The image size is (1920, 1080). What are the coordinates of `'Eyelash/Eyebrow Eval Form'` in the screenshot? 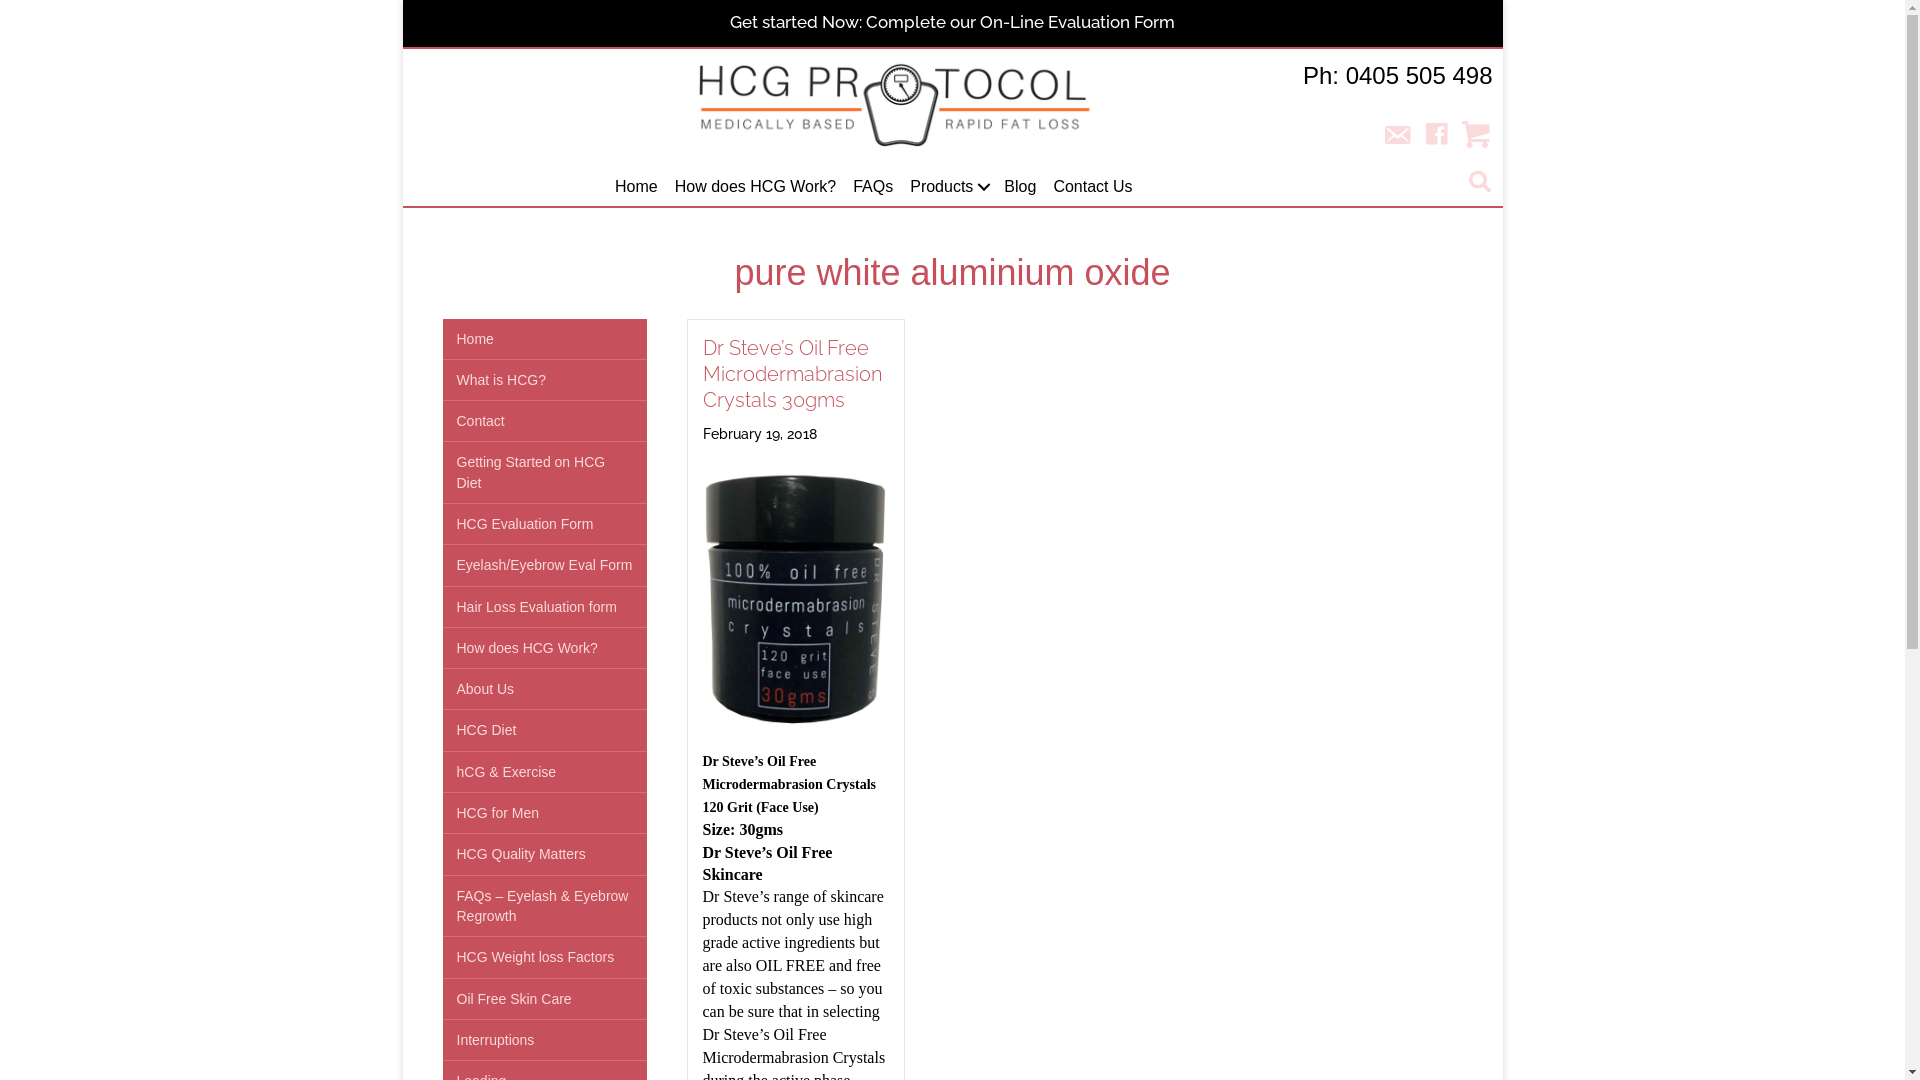 It's located at (543, 564).